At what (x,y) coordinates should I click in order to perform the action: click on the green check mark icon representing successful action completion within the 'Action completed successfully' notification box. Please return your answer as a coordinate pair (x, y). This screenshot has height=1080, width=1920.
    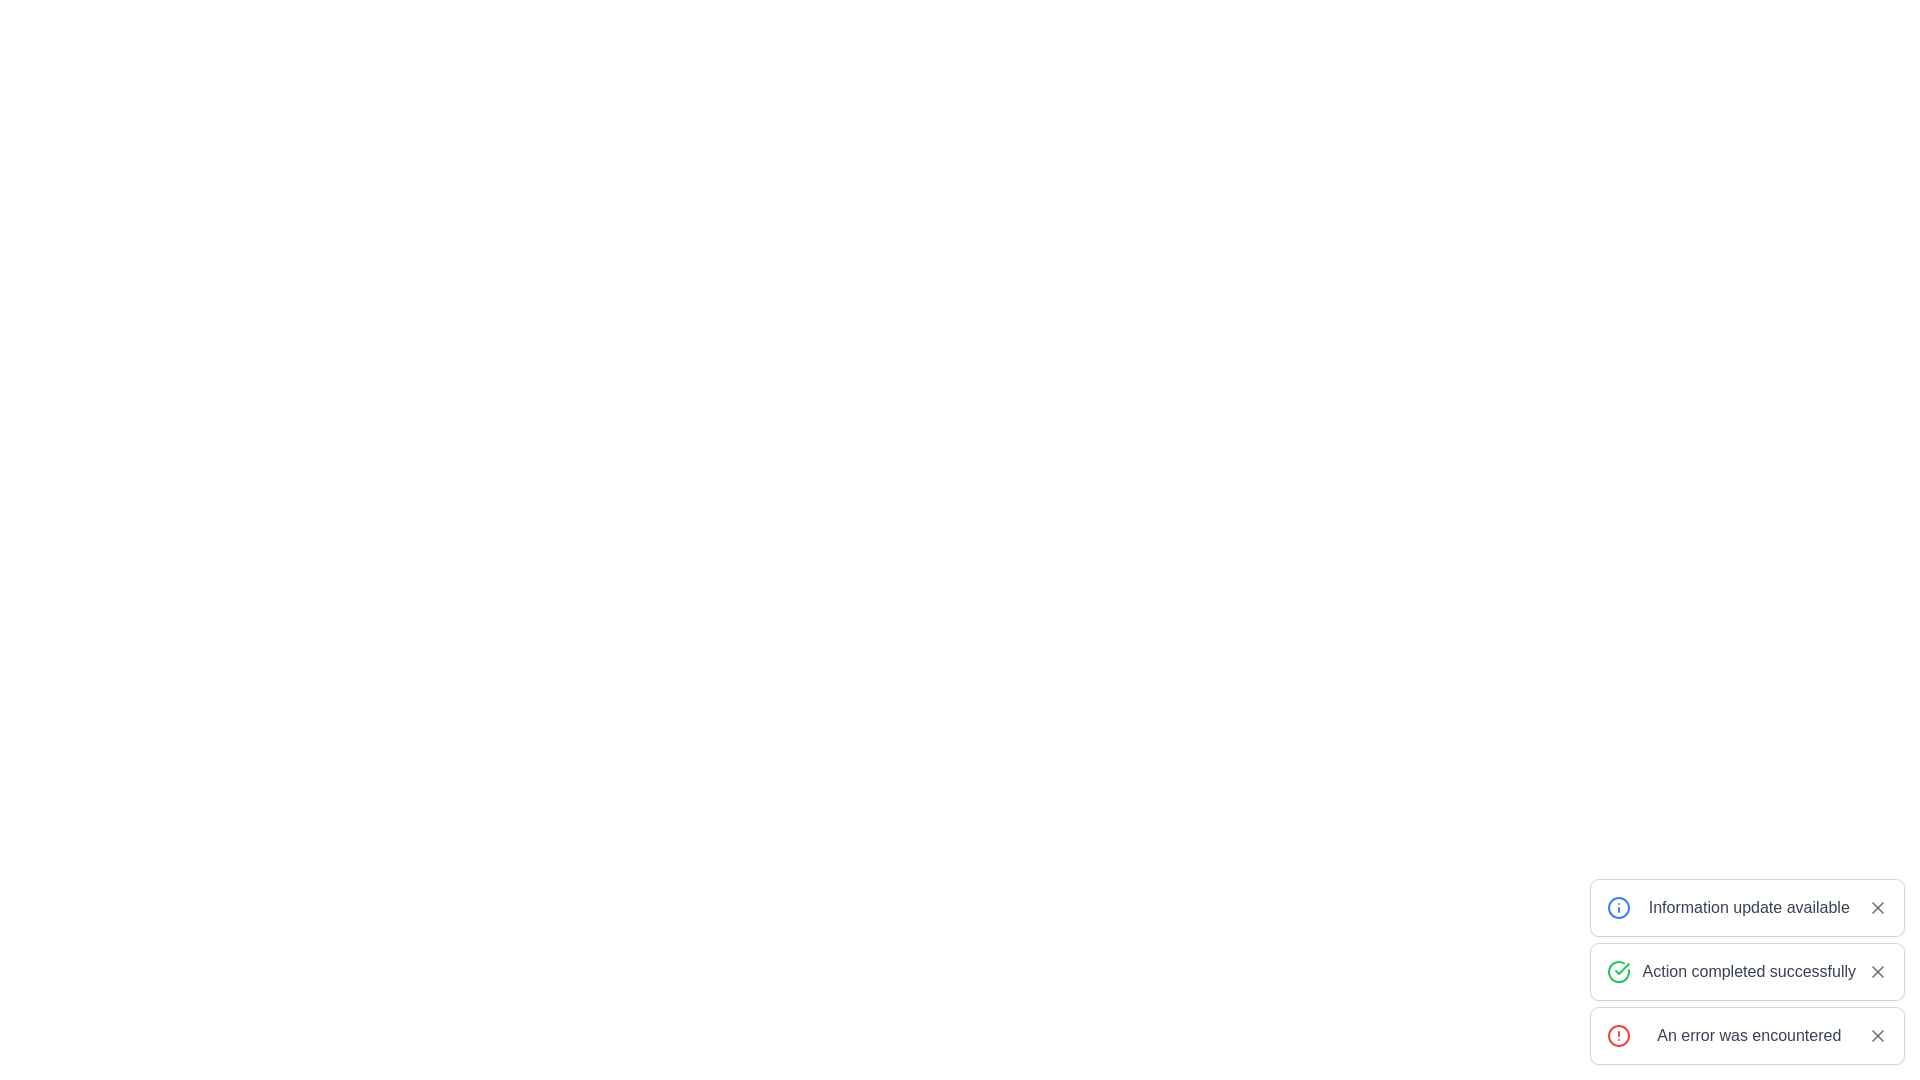
    Looking at the image, I should click on (1622, 967).